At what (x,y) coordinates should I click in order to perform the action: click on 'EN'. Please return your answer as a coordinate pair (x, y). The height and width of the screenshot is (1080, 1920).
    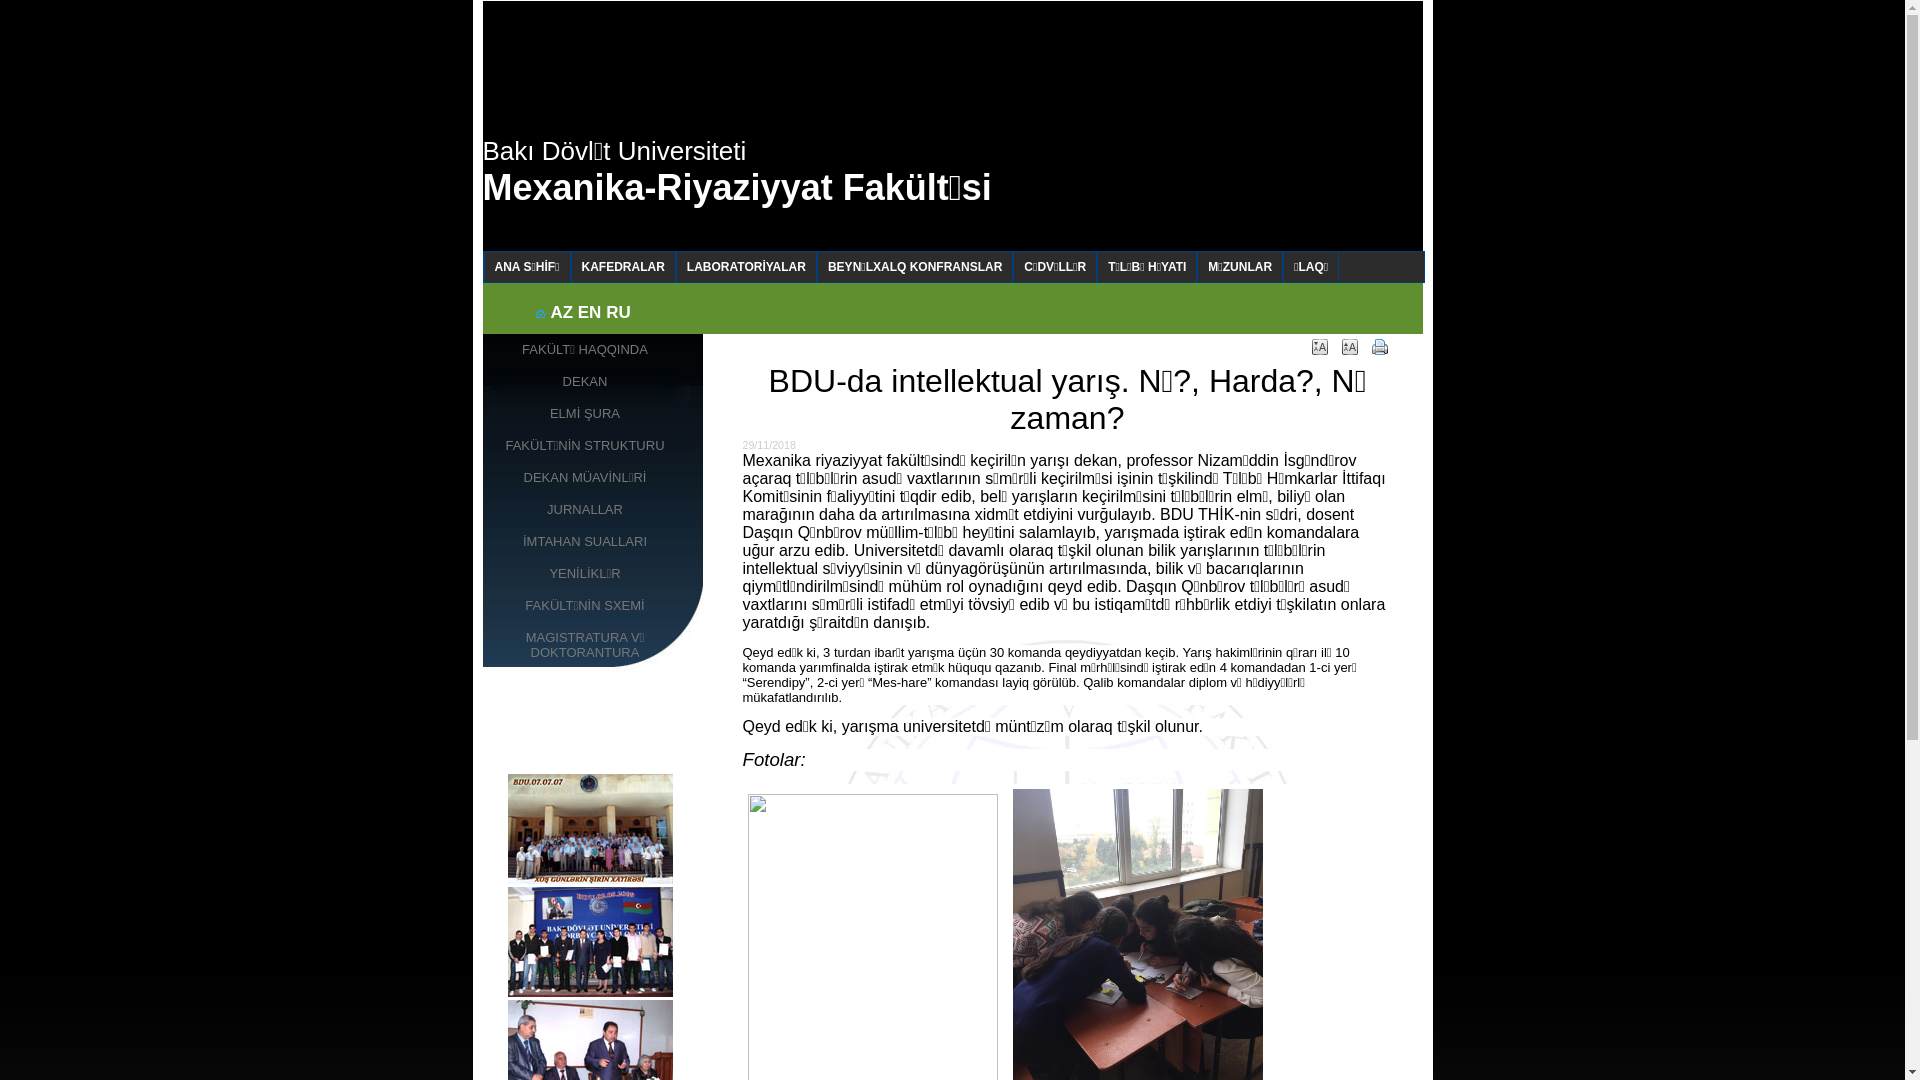
    Looking at the image, I should click on (589, 312).